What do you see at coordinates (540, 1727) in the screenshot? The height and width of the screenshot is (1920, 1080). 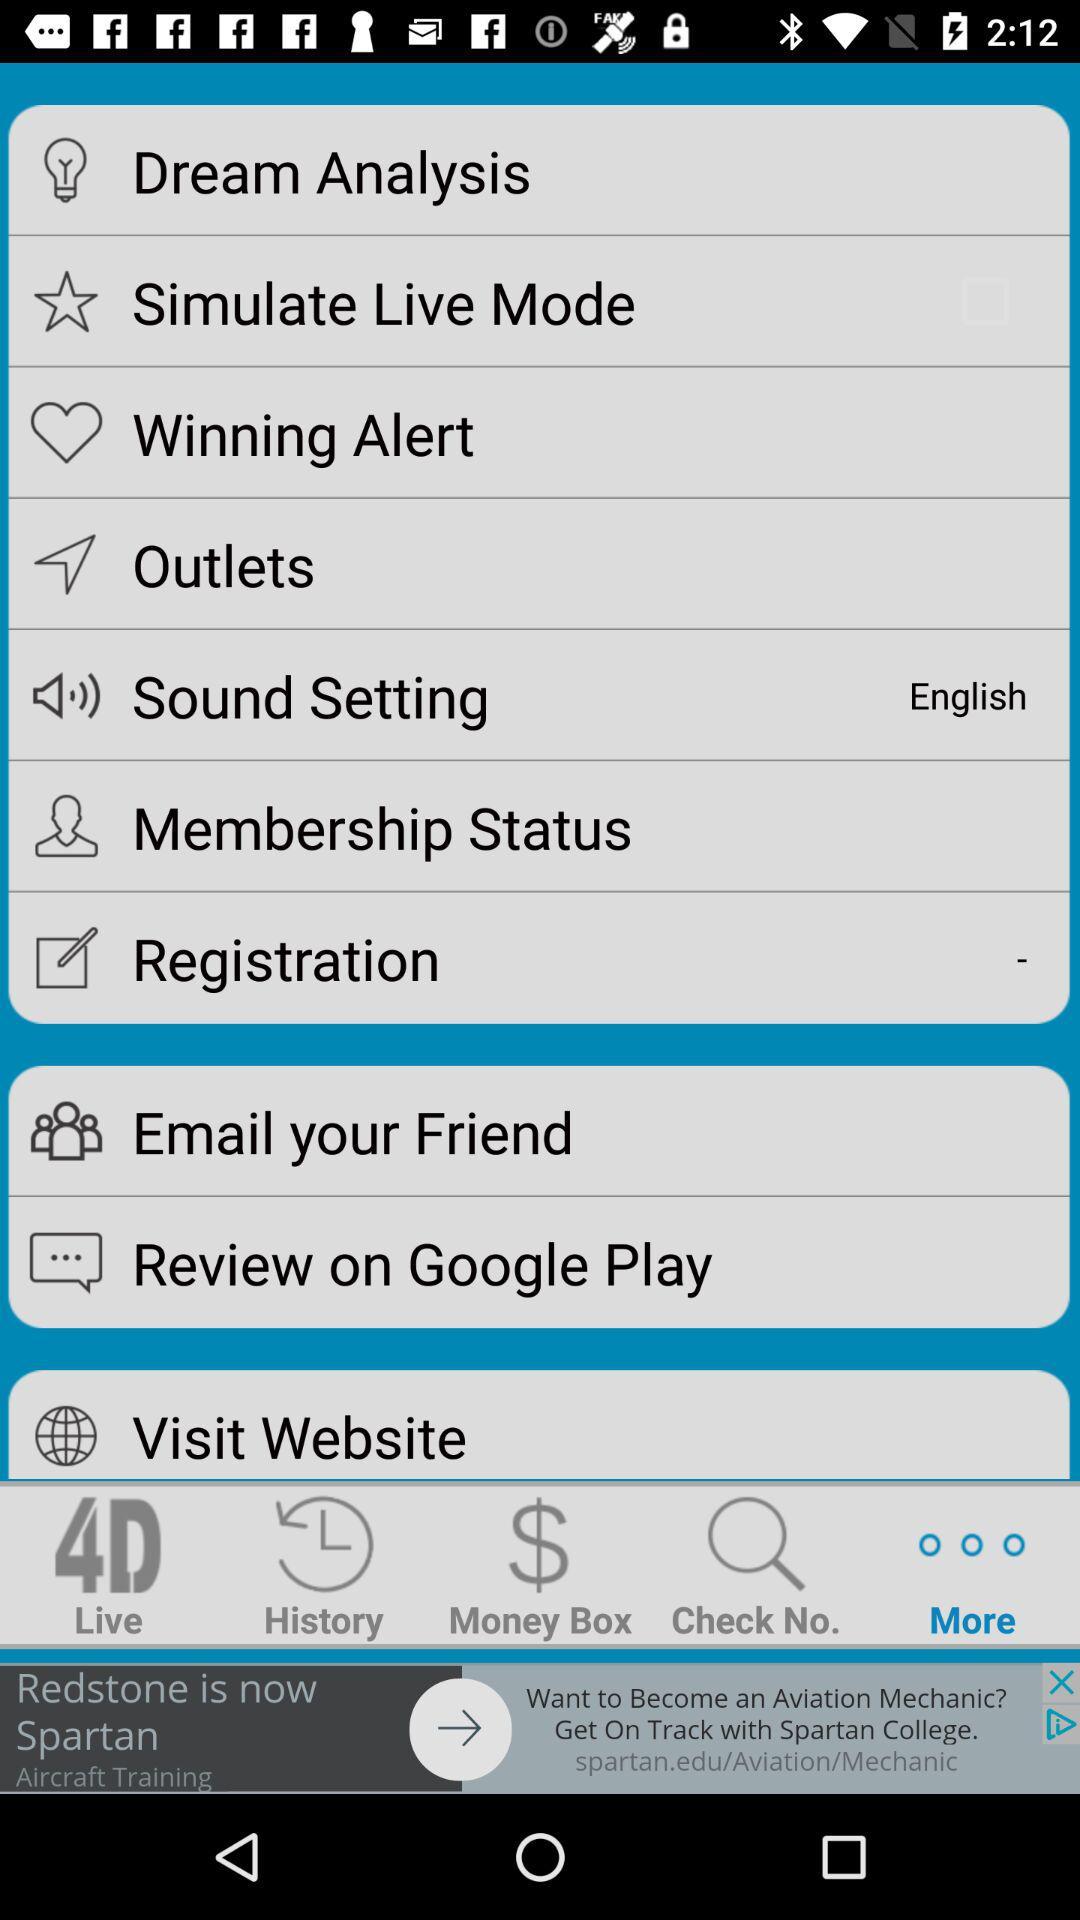 I see `open advertisement` at bounding box center [540, 1727].